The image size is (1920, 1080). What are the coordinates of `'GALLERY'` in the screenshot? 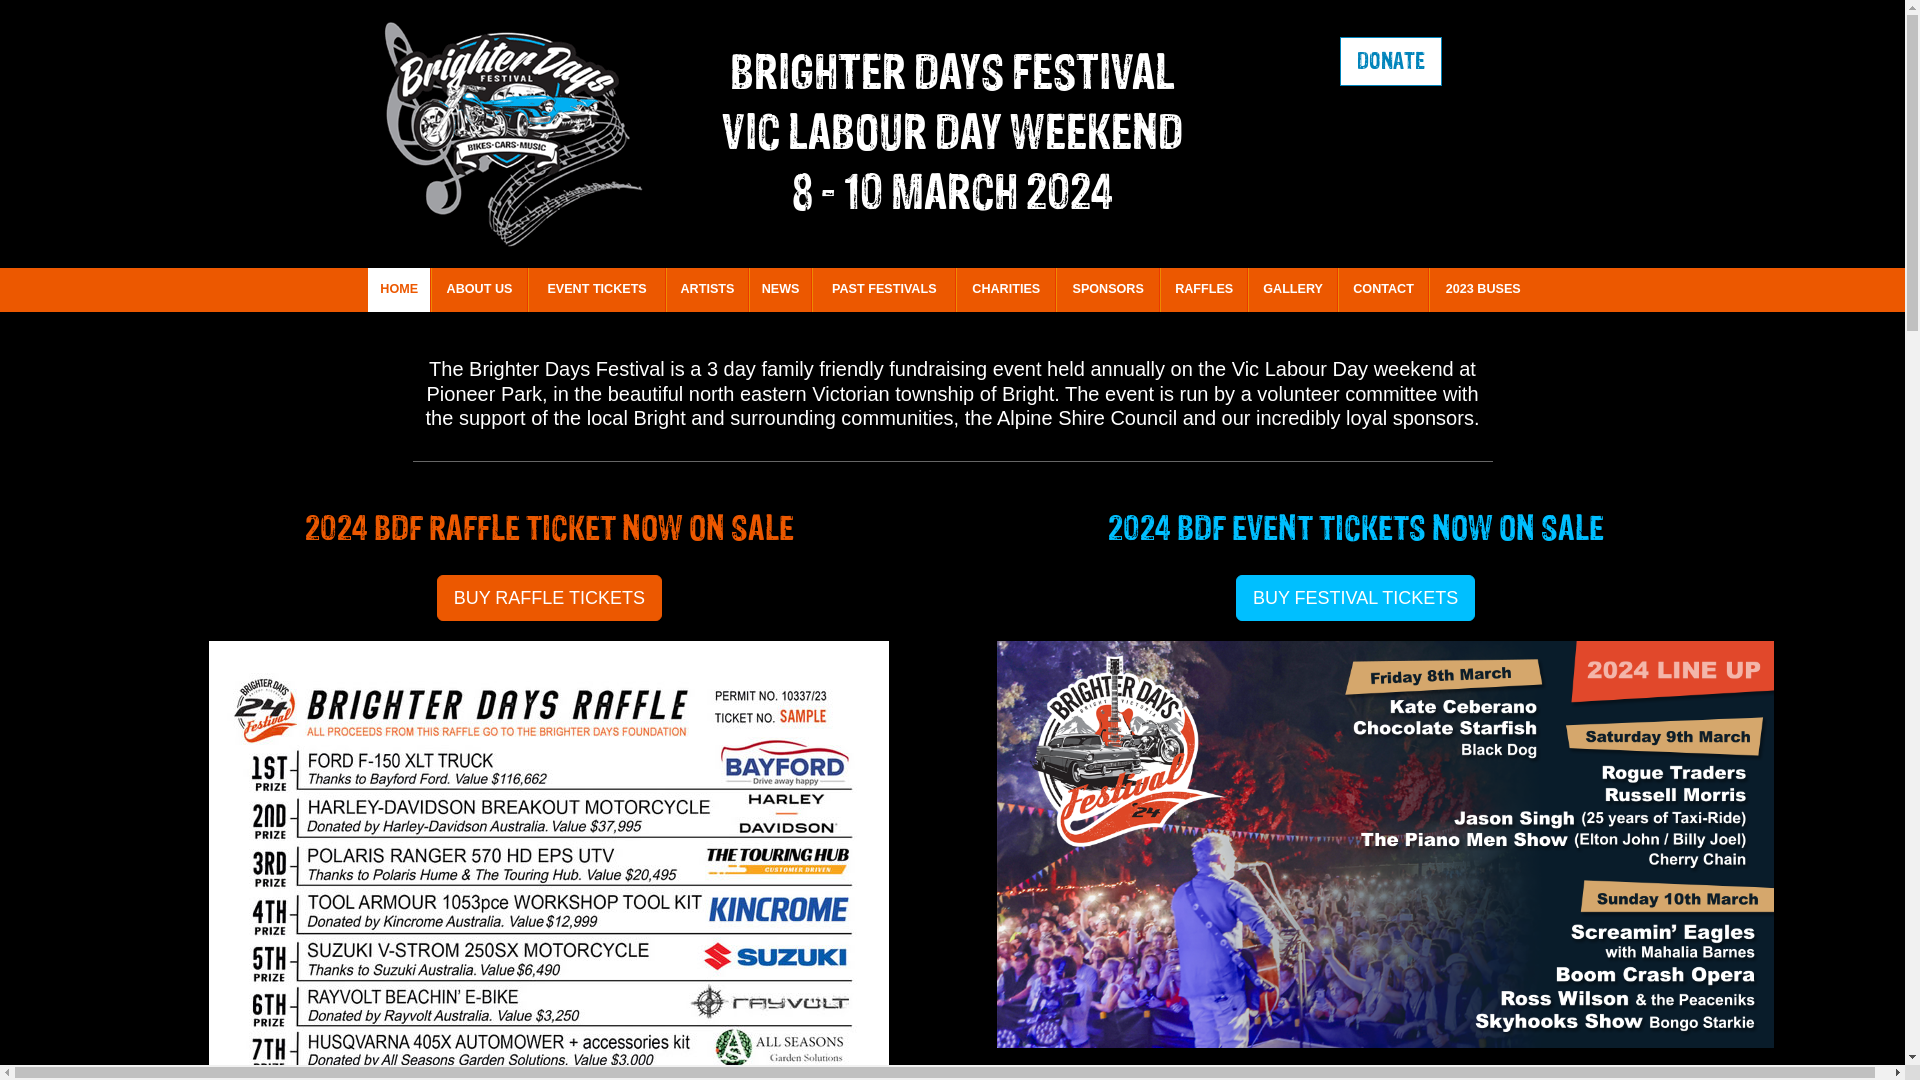 It's located at (1292, 289).